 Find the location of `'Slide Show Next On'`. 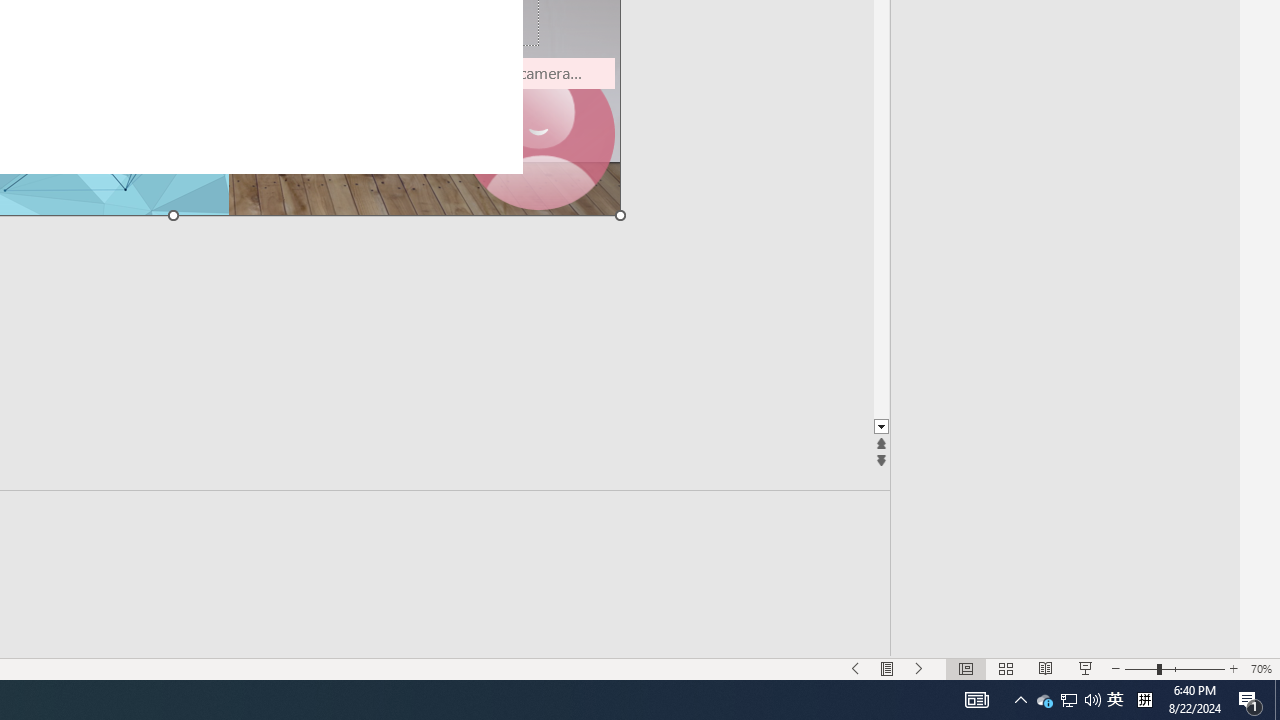

'Slide Show Next On' is located at coordinates (918, 669).